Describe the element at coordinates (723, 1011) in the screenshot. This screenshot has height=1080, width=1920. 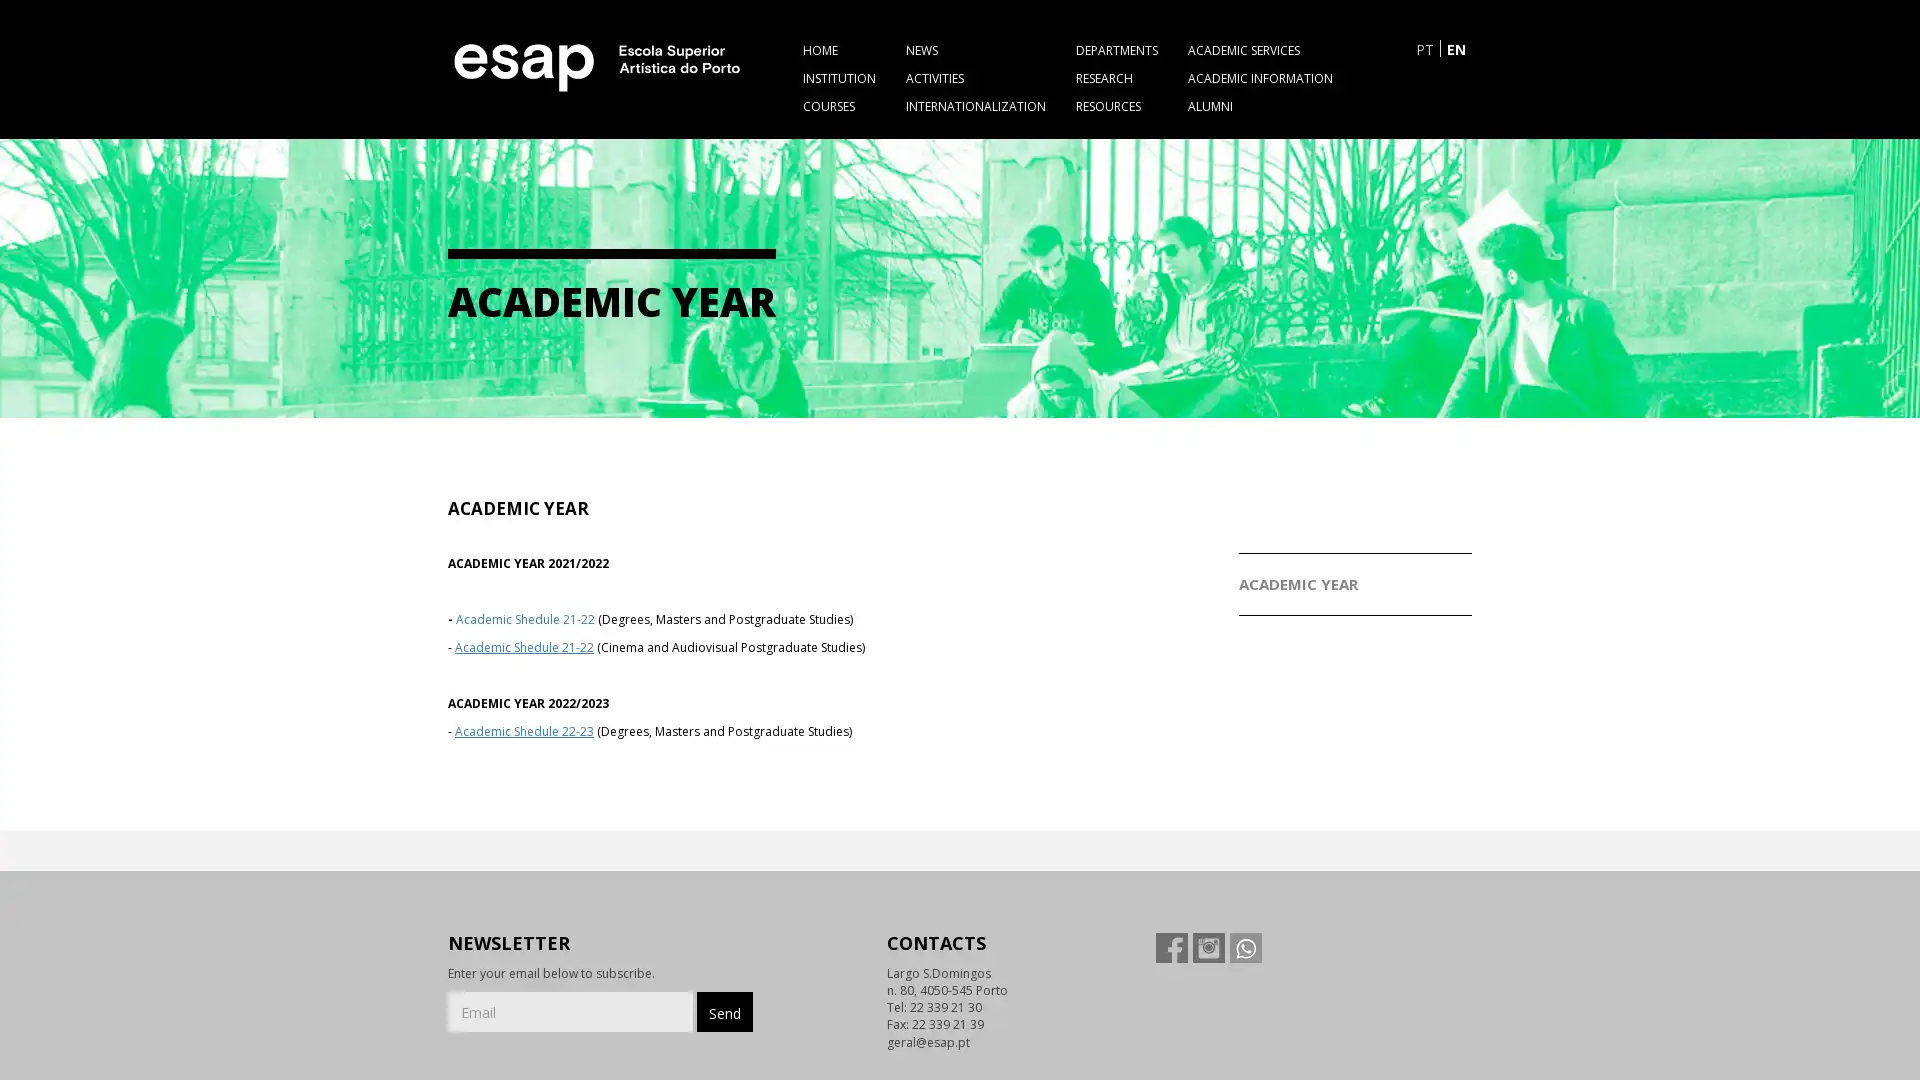
I see `Send` at that location.